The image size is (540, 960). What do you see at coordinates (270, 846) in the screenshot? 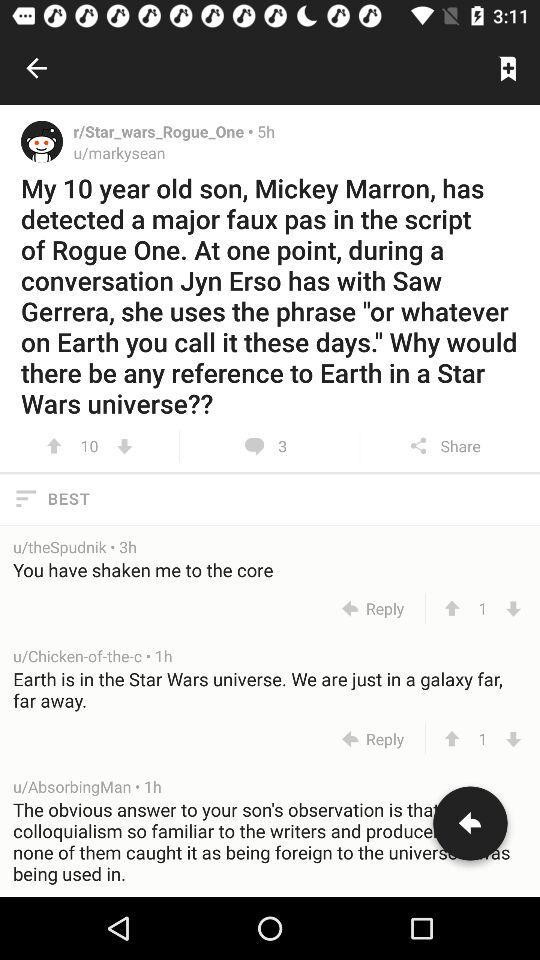
I see `the obvious answer` at bounding box center [270, 846].